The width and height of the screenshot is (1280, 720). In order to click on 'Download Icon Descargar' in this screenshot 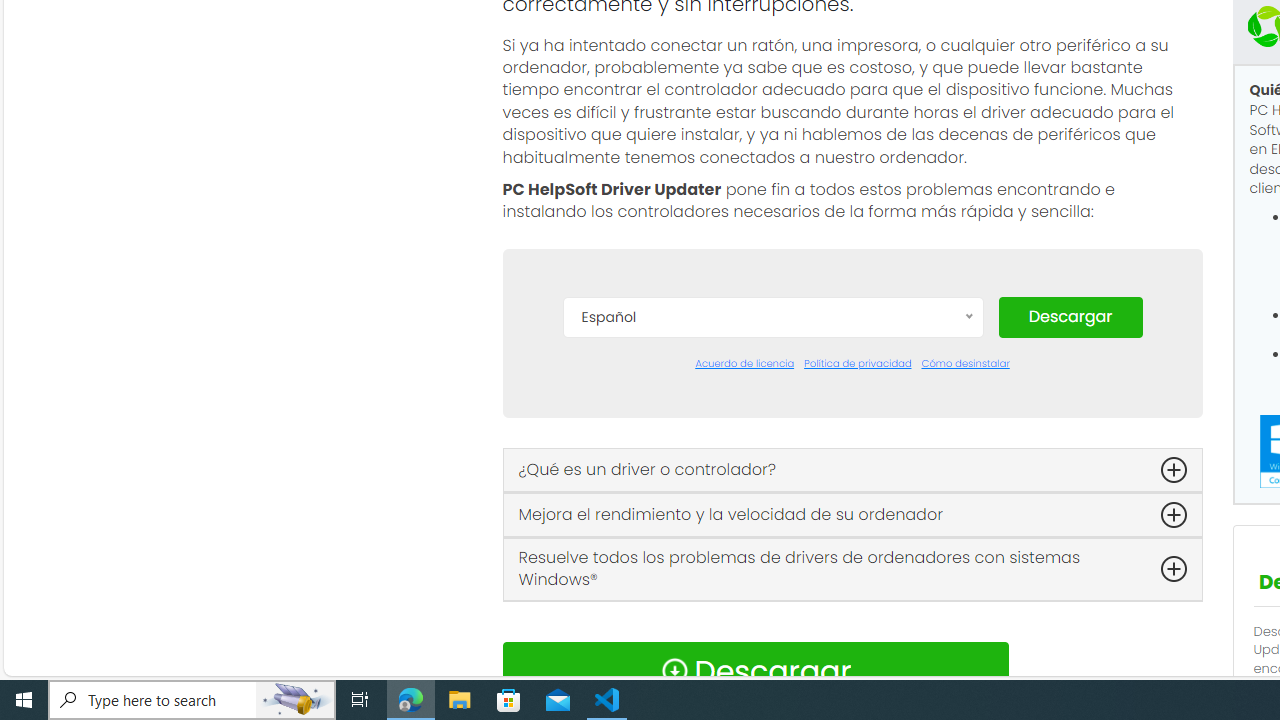, I will do `click(754, 671)`.